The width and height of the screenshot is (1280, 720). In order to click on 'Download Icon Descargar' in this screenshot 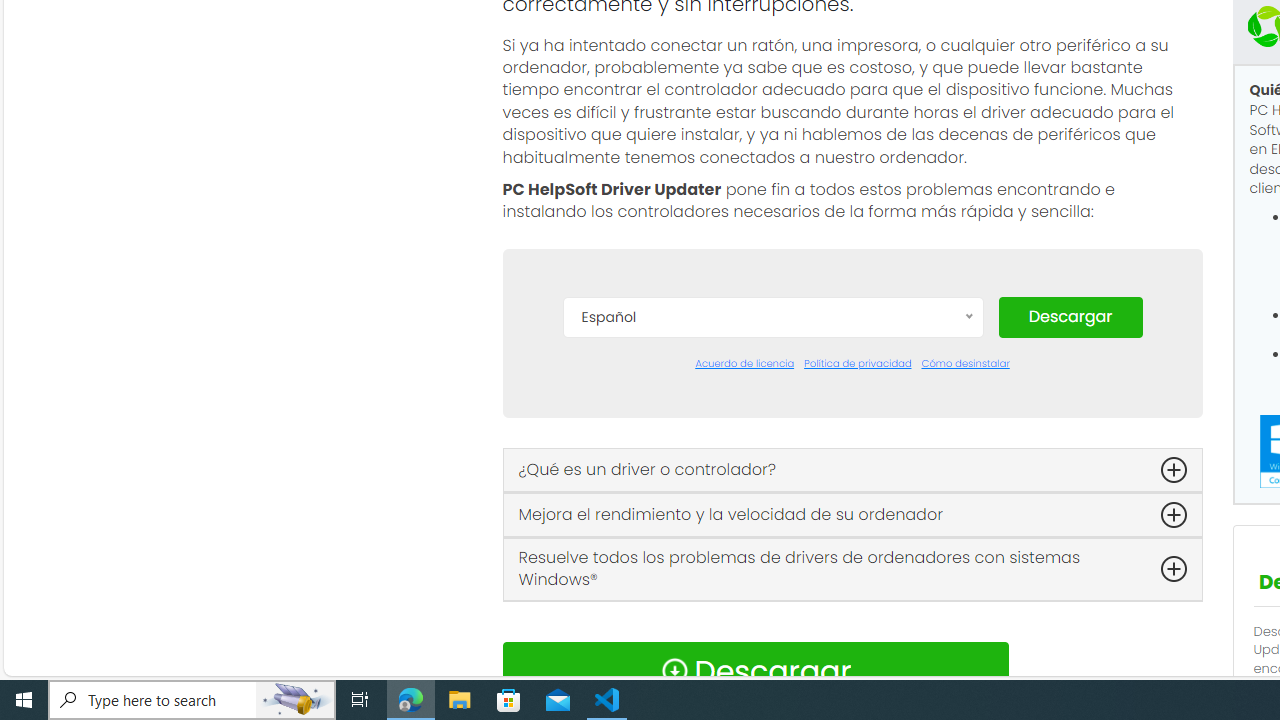, I will do `click(754, 671)`.